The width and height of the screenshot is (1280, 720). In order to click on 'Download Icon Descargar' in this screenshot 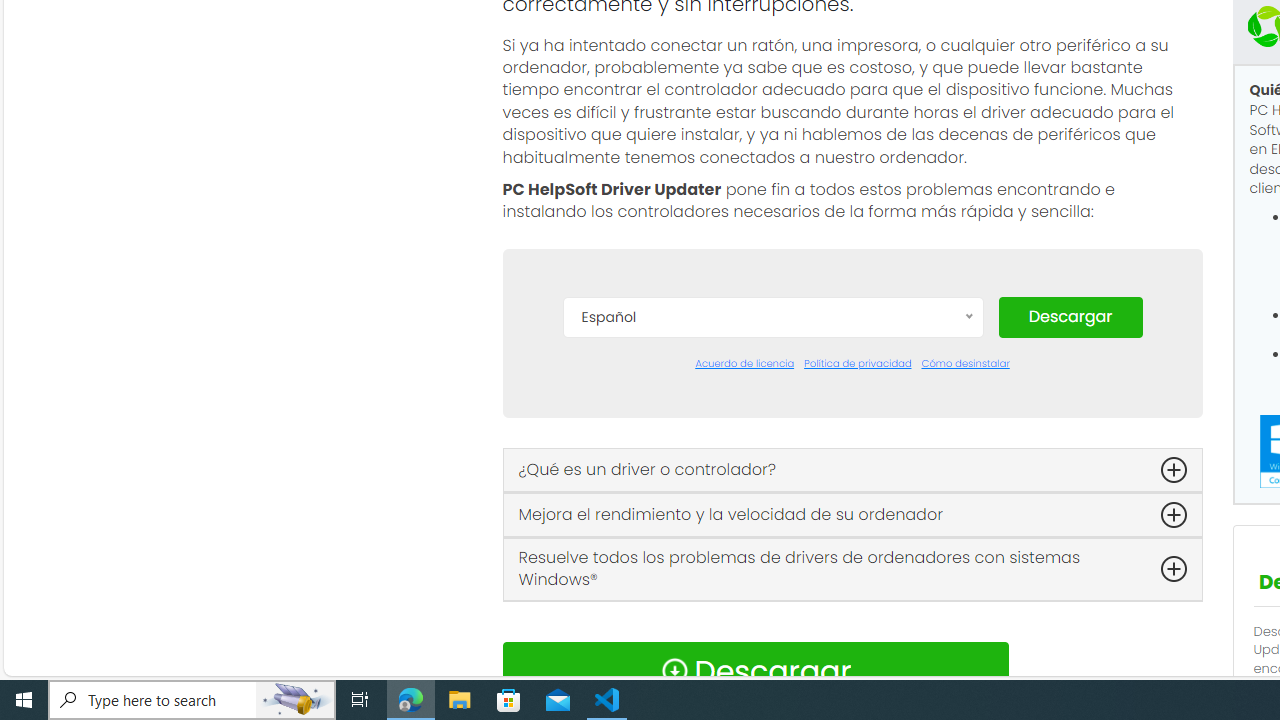, I will do `click(754, 671)`.